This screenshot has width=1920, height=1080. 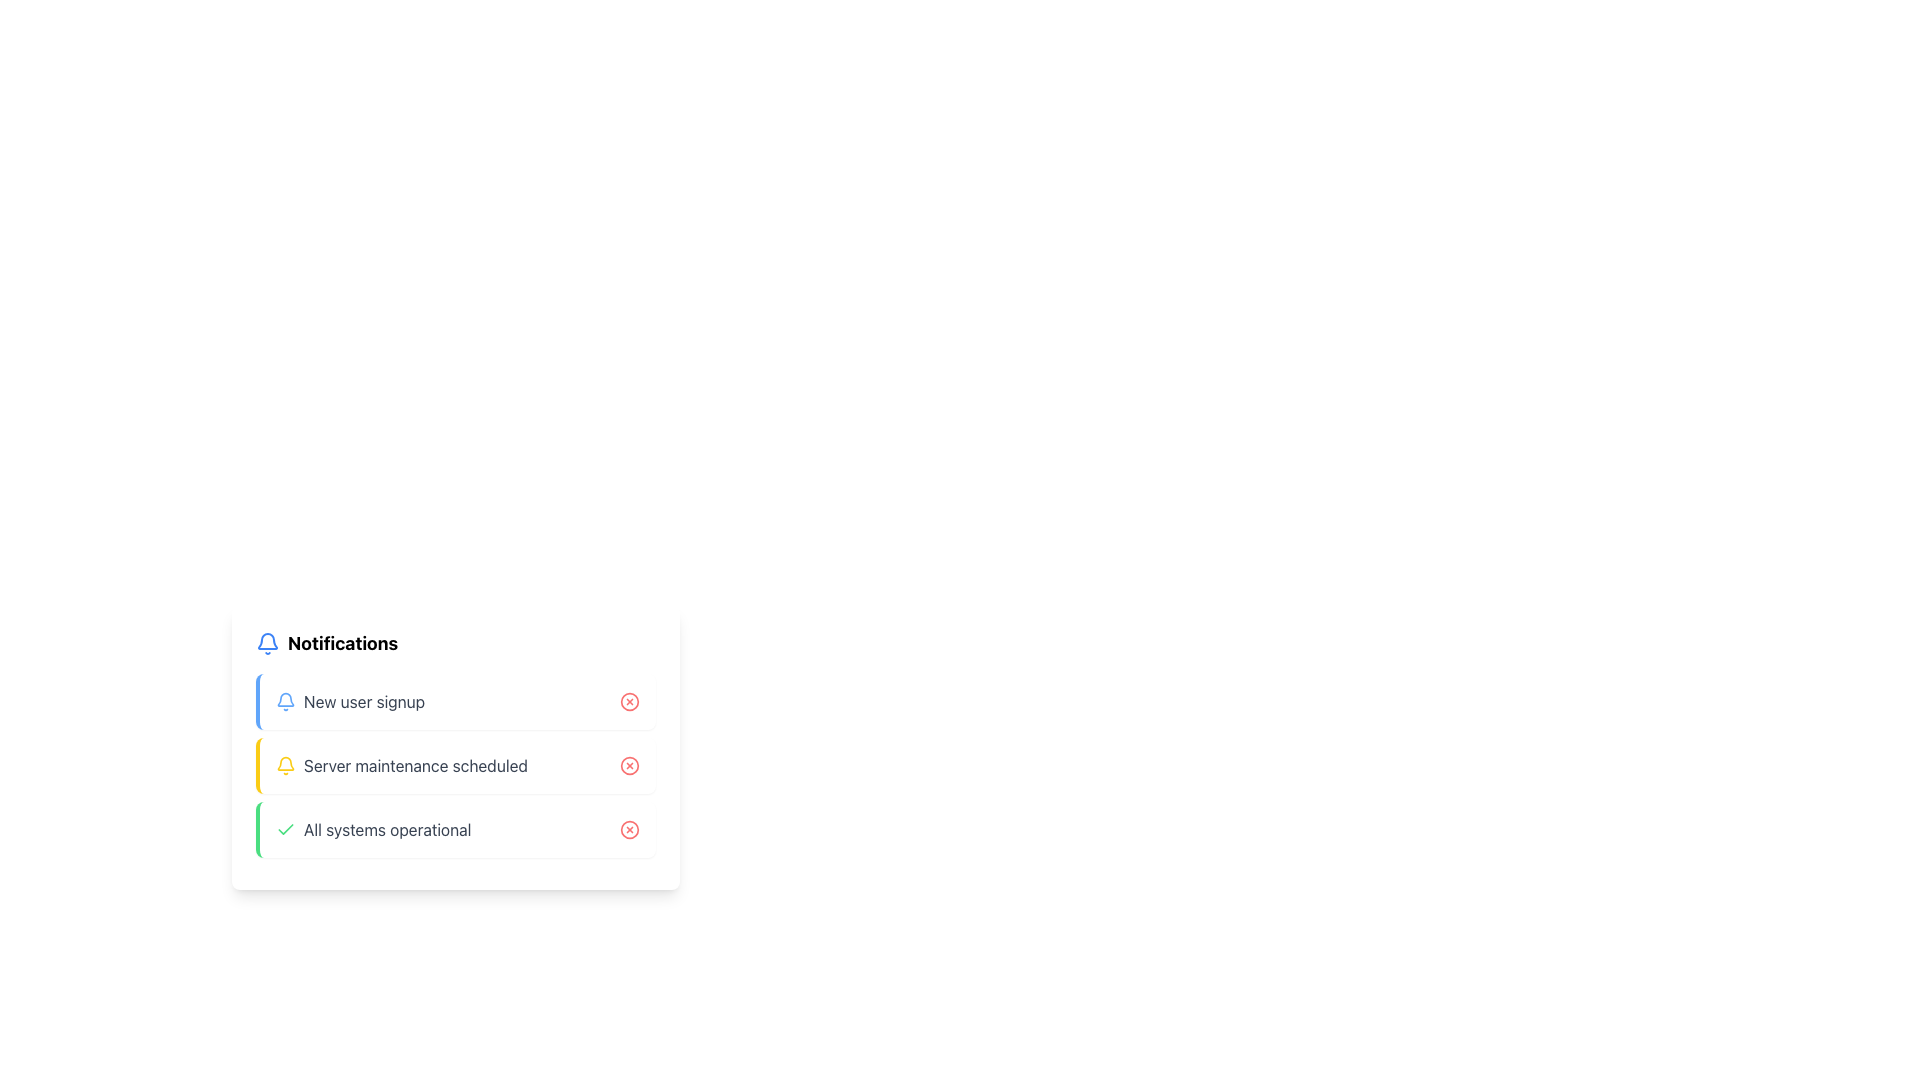 What do you see at coordinates (400, 765) in the screenshot?
I see `the notification item displaying 'Server maintenance scheduled', which is the second item in the notification list with a yellow left border indicating an alert` at bounding box center [400, 765].